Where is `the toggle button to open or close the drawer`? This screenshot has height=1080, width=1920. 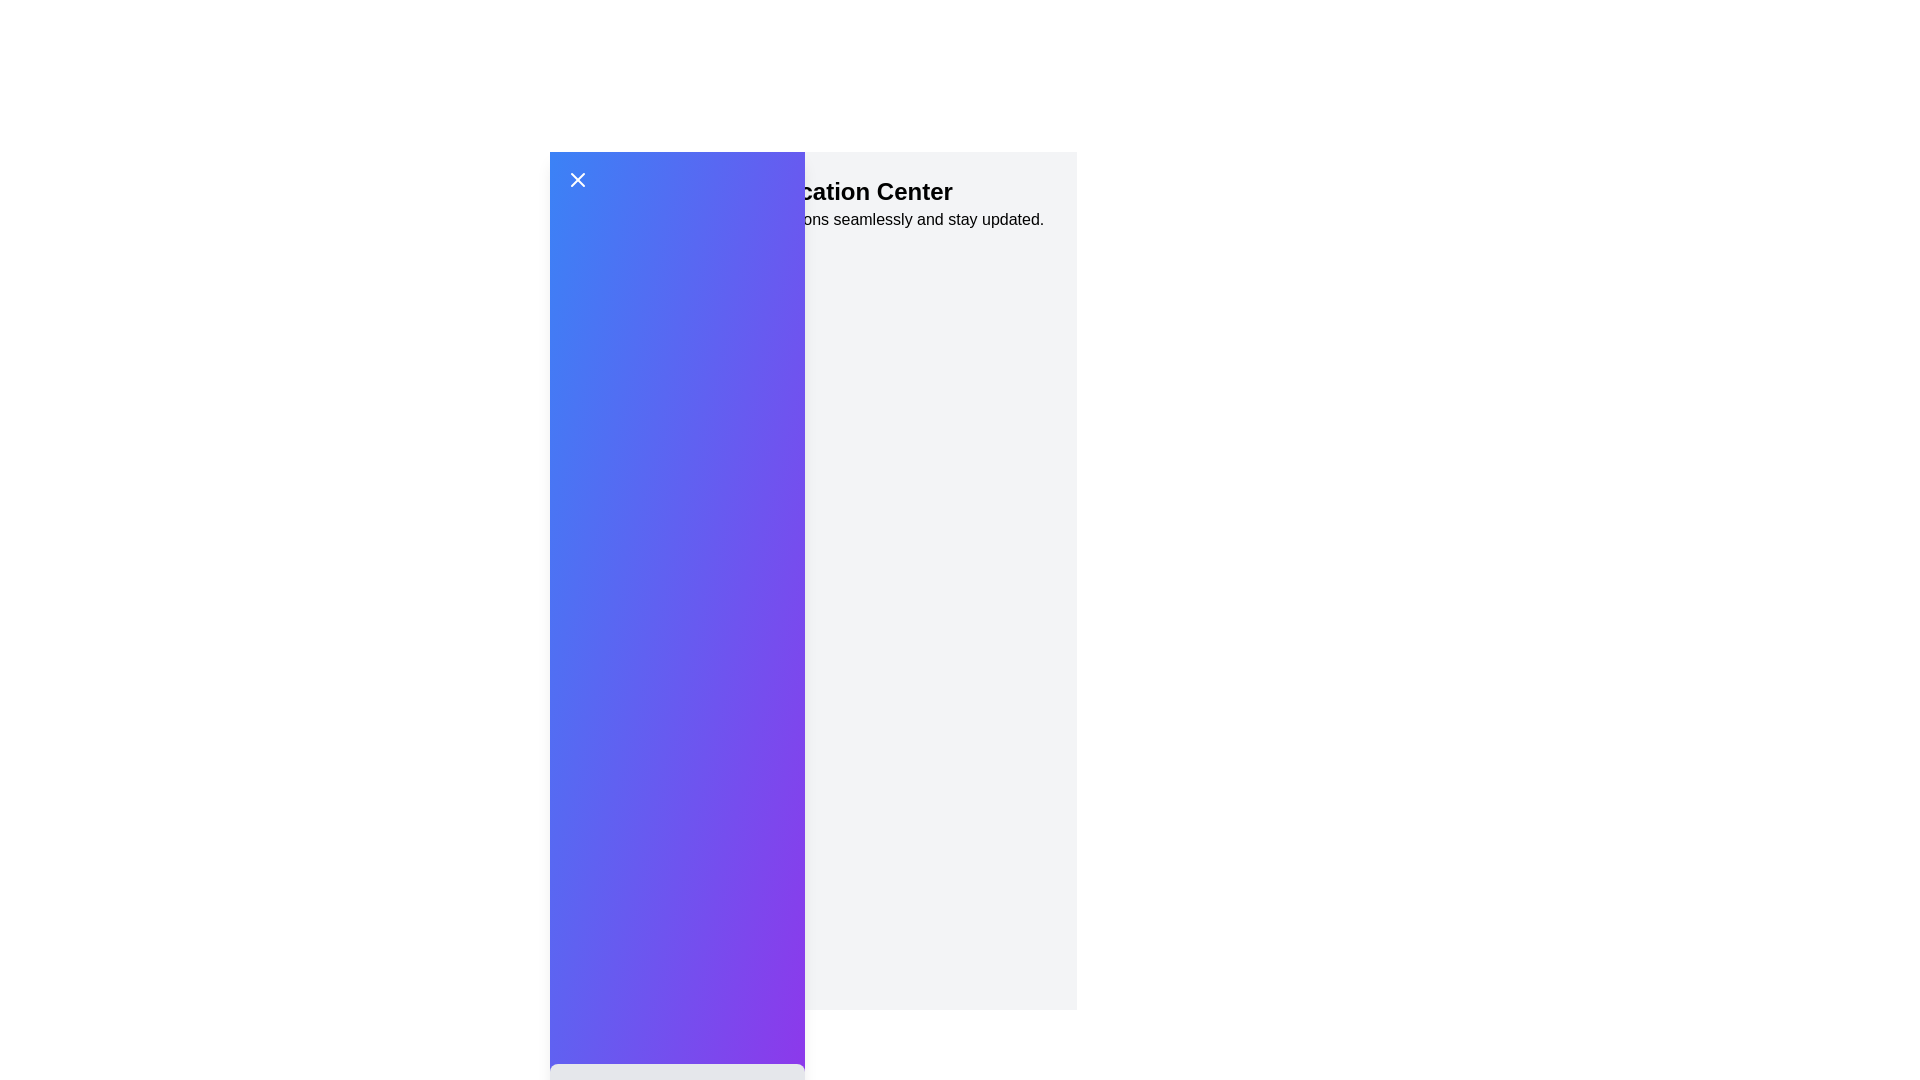
the toggle button to open or close the drawer is located at coordinates (676, 180).